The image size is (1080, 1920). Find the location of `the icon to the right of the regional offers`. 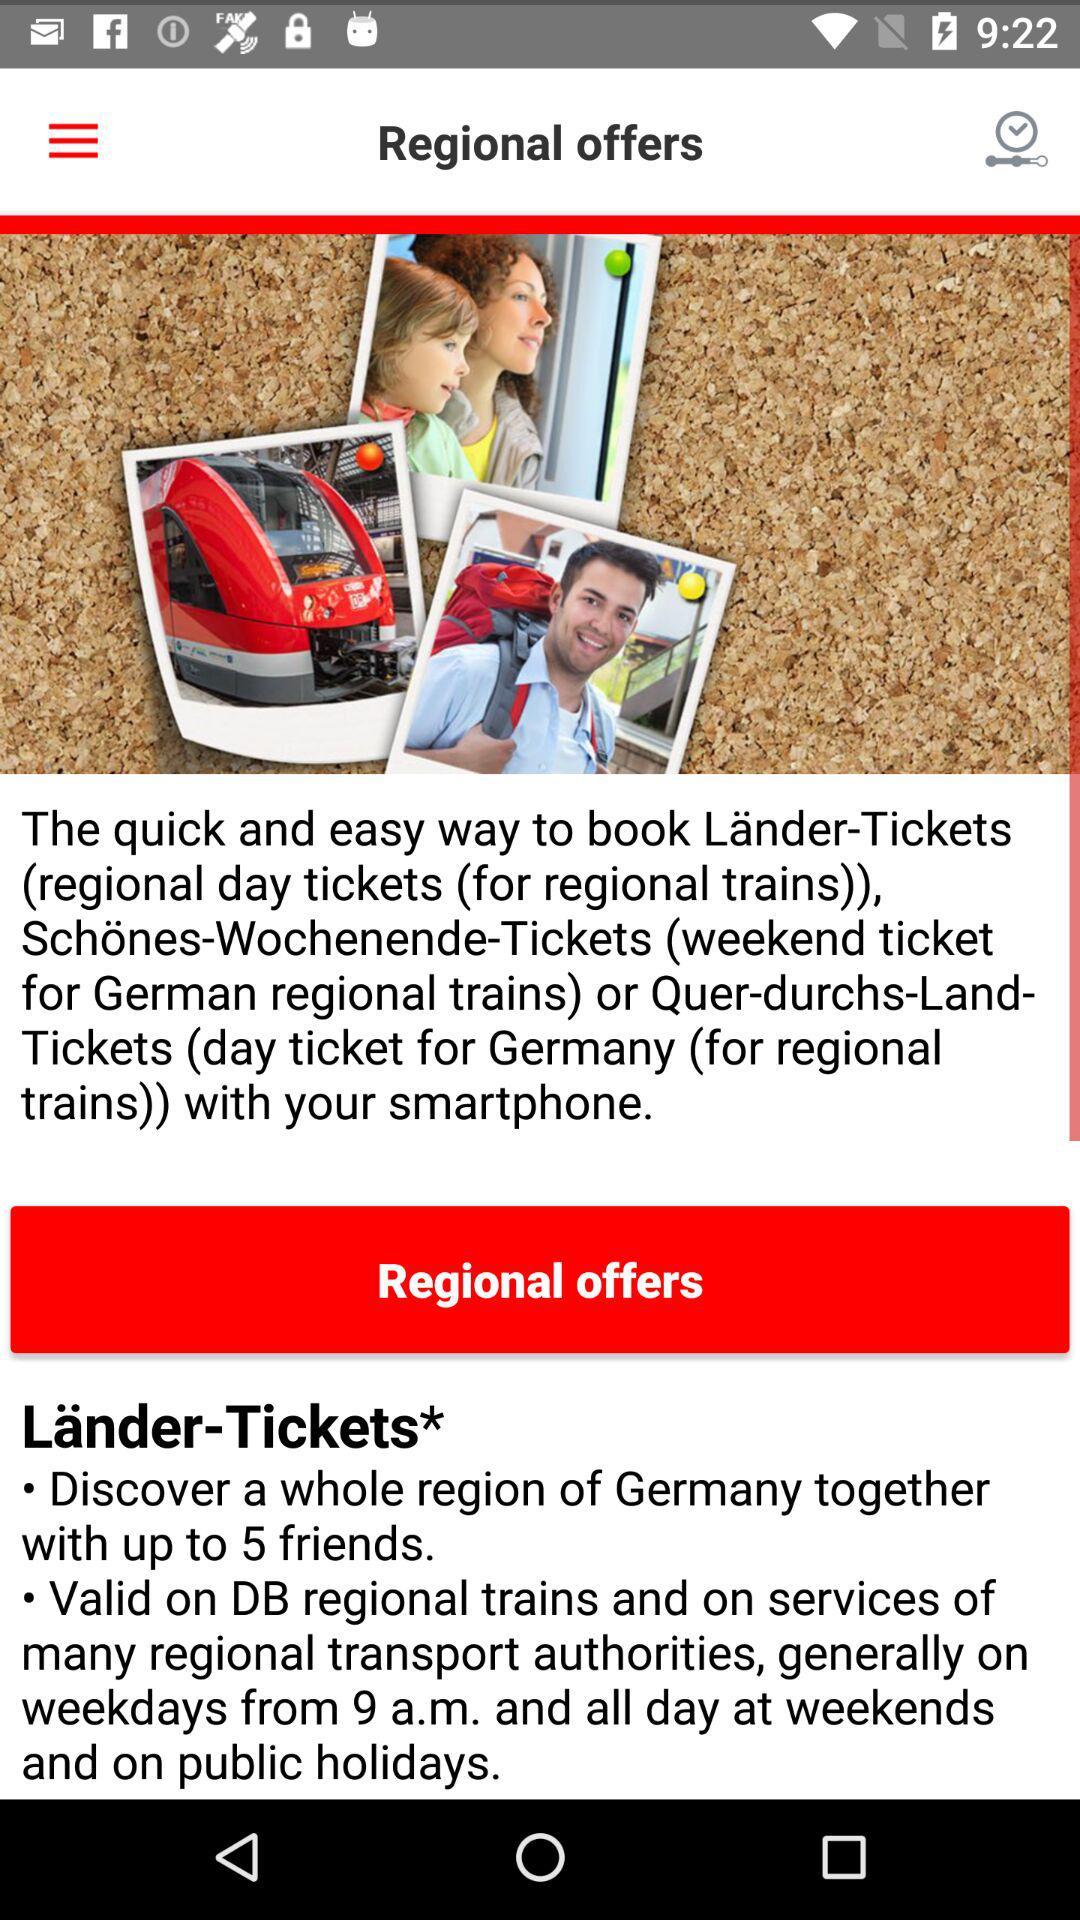

the icon to the right of the regional offers is located at coordinates (1017, 135).